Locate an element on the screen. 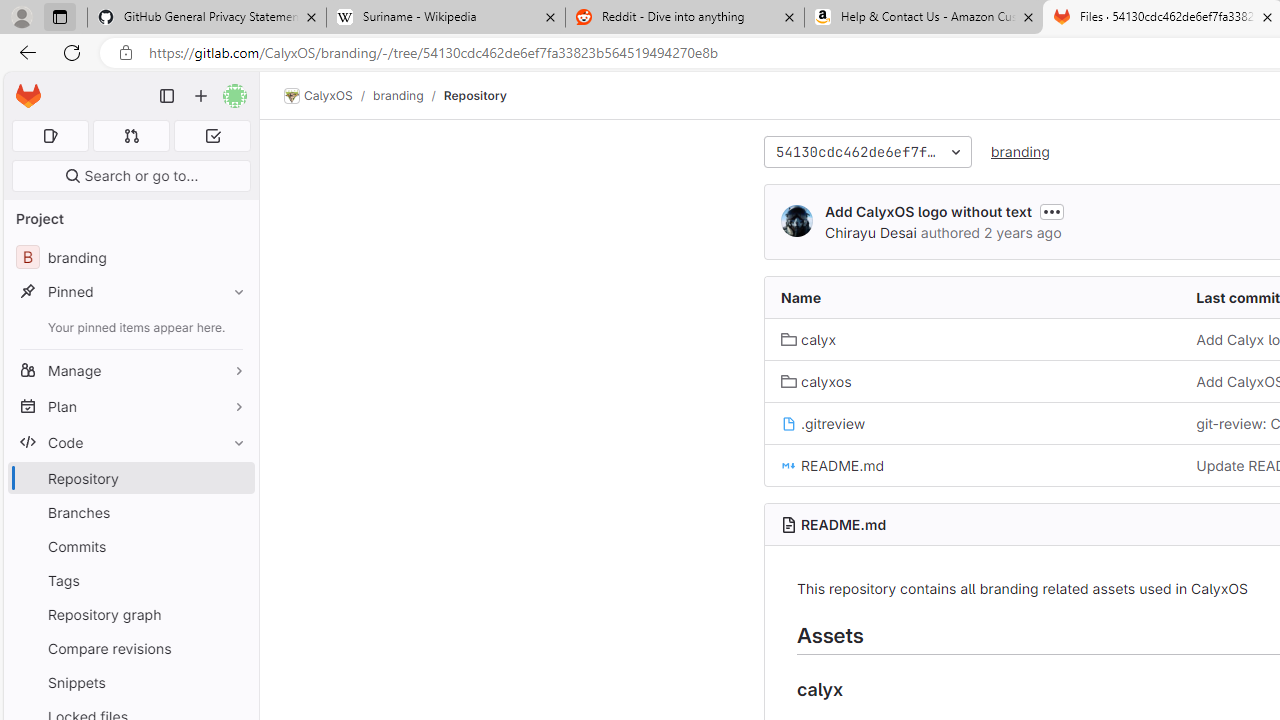  'Name' is located at coordinates (973, 298).